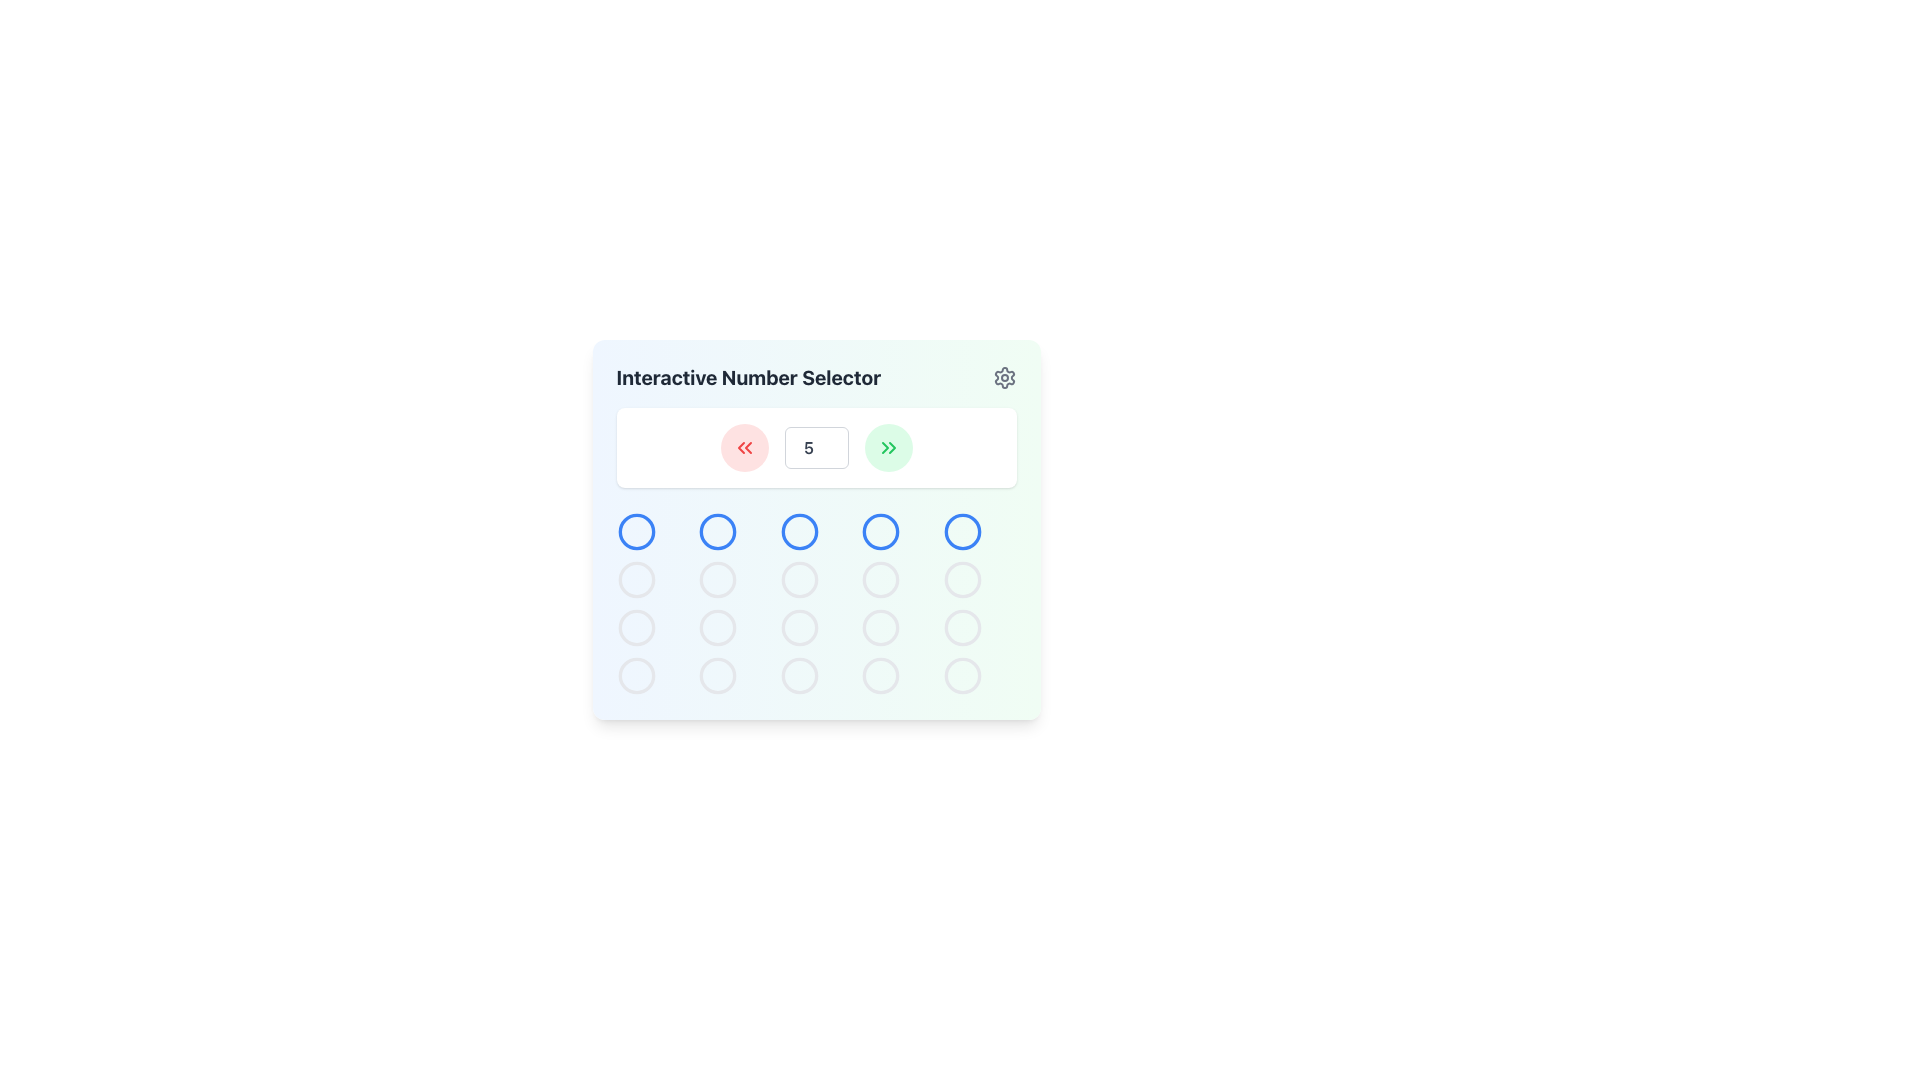  Describe the element at coordinates (880, 627) in the screenshot. I see `the 4th circle in the 3rd column of a 5x5 grid of circles, which serves as a visual display or selection element` at that location.